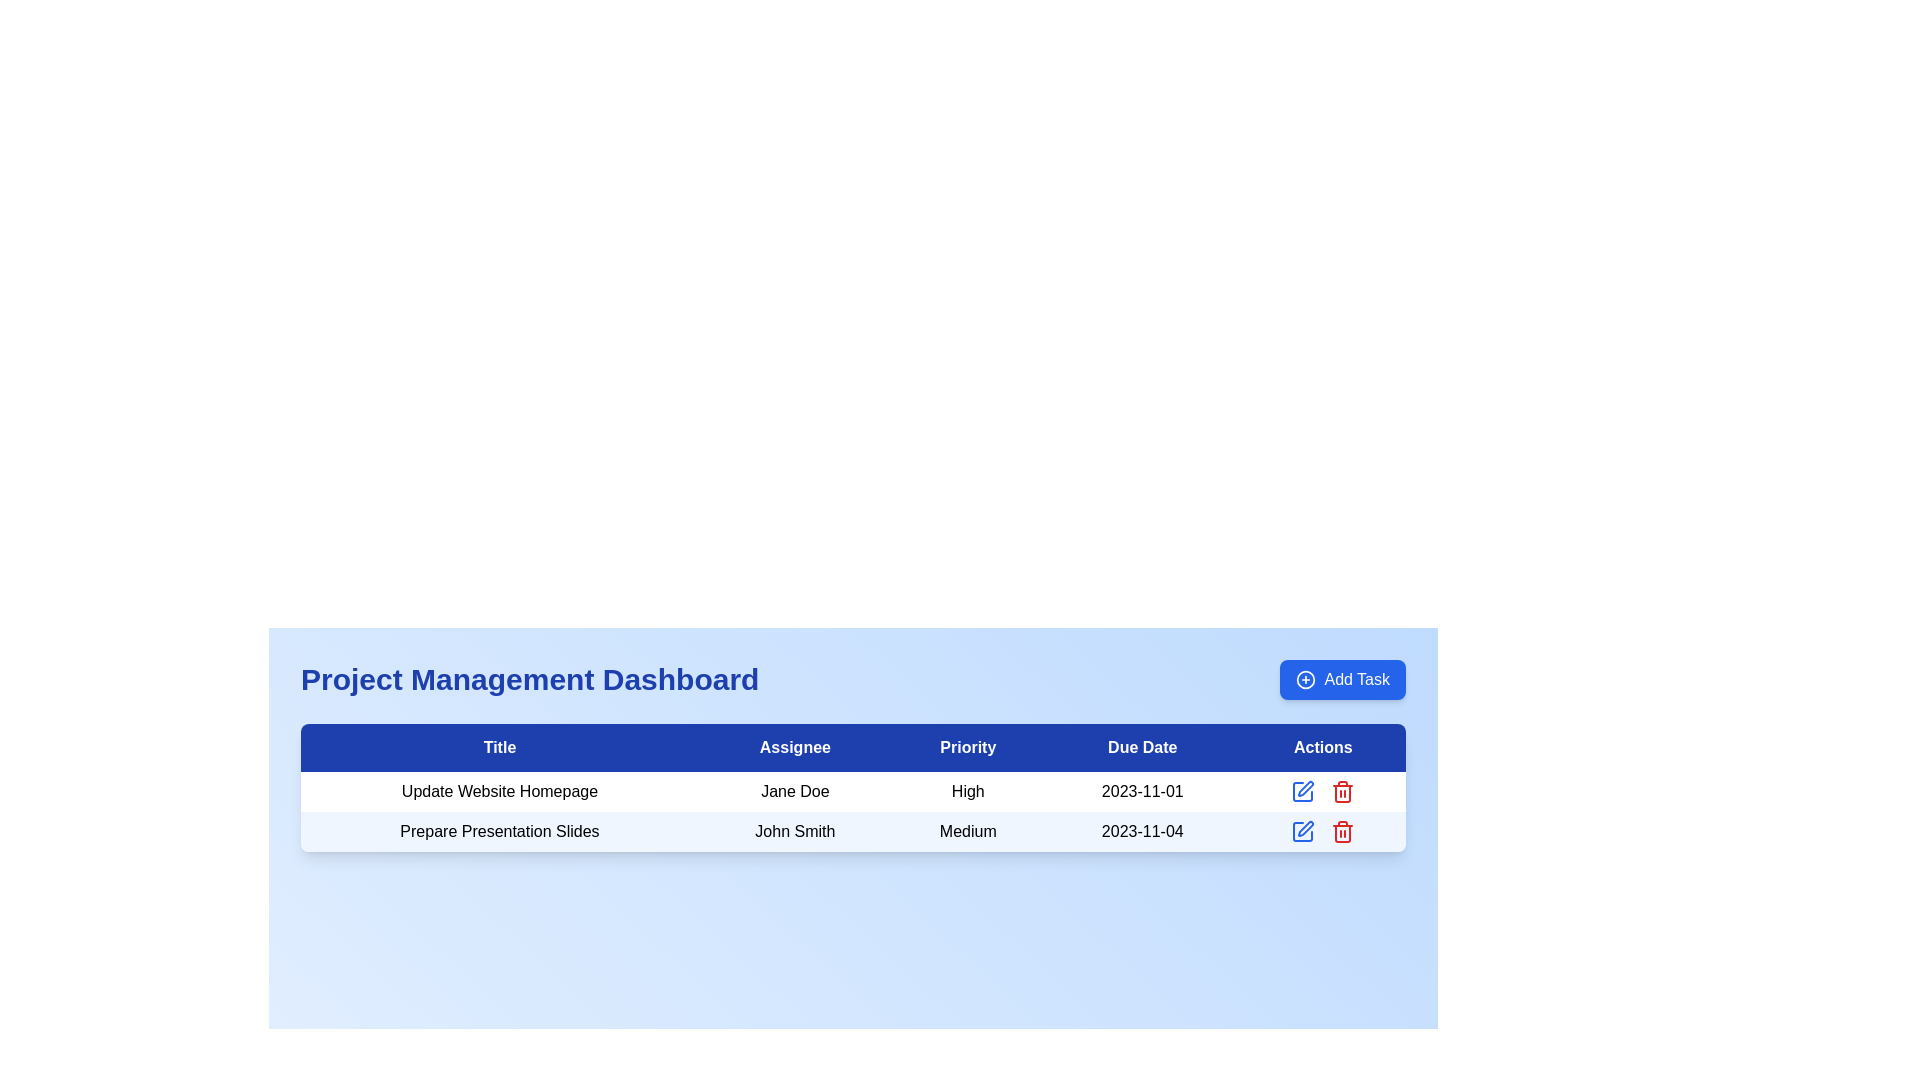  What do you see at coordinates (1306, 678) in the screenshot?
I see `the decorative circular boundary surrounding the plus sign icon in the 'Add Task' button to visually indicate the action to add a new task` at bounding box center [1306, 678].